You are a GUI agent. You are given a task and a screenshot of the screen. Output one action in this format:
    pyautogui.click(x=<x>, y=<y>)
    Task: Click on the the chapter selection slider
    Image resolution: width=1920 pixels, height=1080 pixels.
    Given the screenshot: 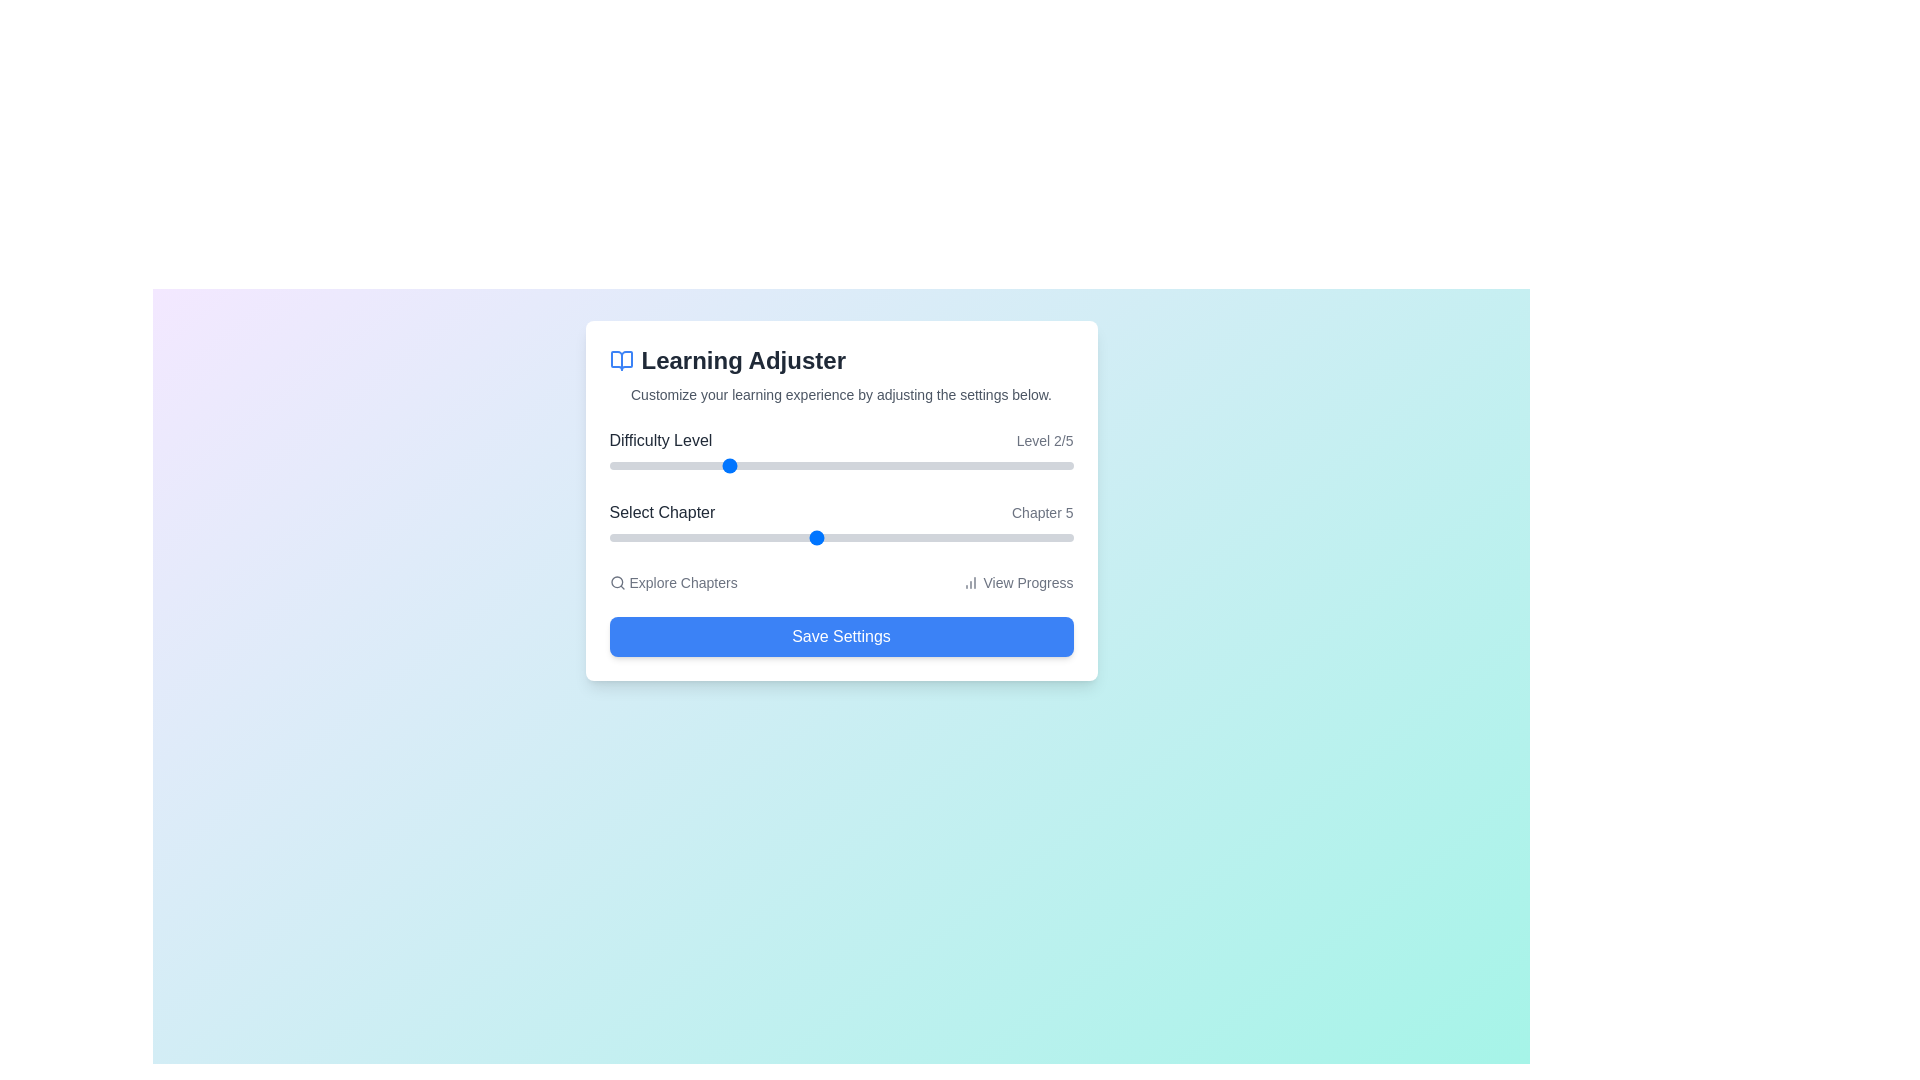 What is the action you would take?
    pyautogui.click(x=867, y=536)
    